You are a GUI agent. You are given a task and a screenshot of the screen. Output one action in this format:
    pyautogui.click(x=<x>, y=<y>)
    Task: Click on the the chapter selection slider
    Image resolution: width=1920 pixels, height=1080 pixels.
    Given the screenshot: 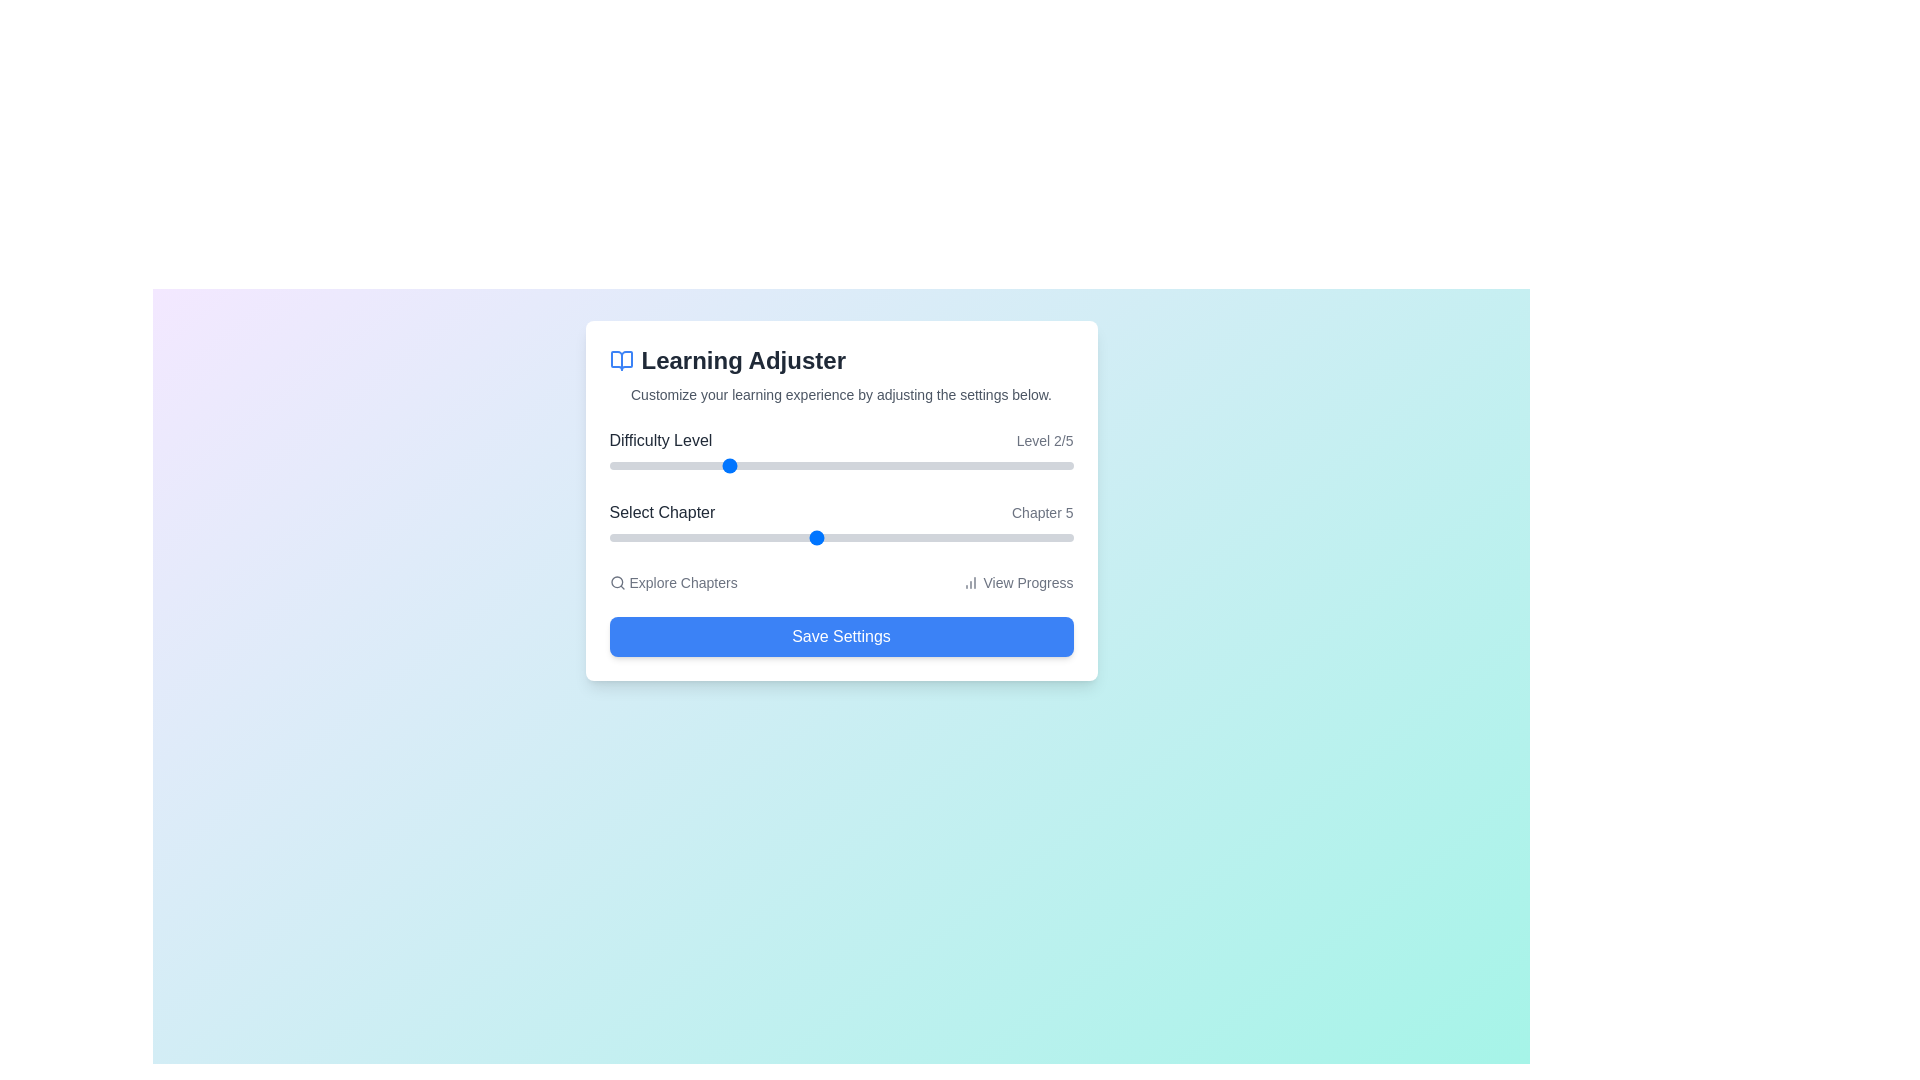 What is the action you would take?
    pyautogui.click(x=867, y=536)
    